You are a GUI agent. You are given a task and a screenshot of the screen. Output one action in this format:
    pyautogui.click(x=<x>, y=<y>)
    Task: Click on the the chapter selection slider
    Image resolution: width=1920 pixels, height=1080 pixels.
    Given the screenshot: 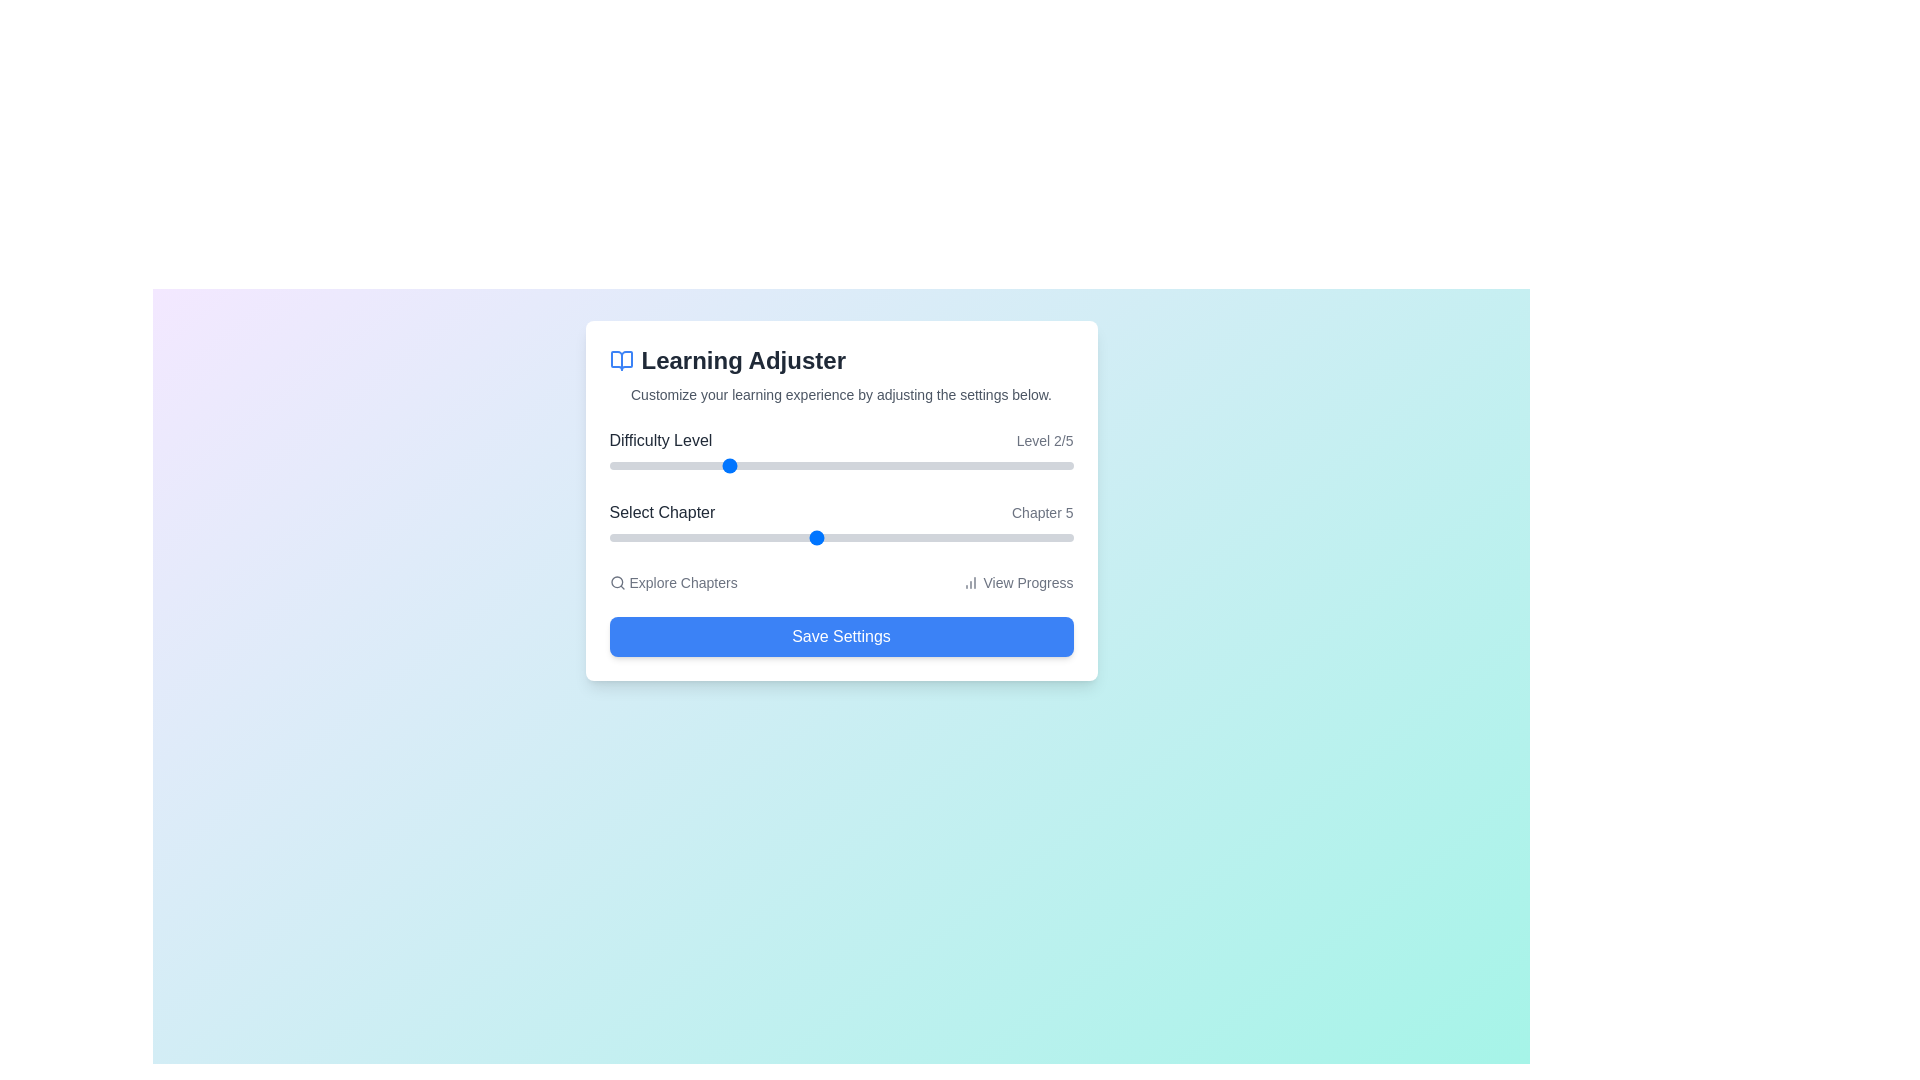 What is the action you would take?
    pyautogui.click(x=867, y=536)
    